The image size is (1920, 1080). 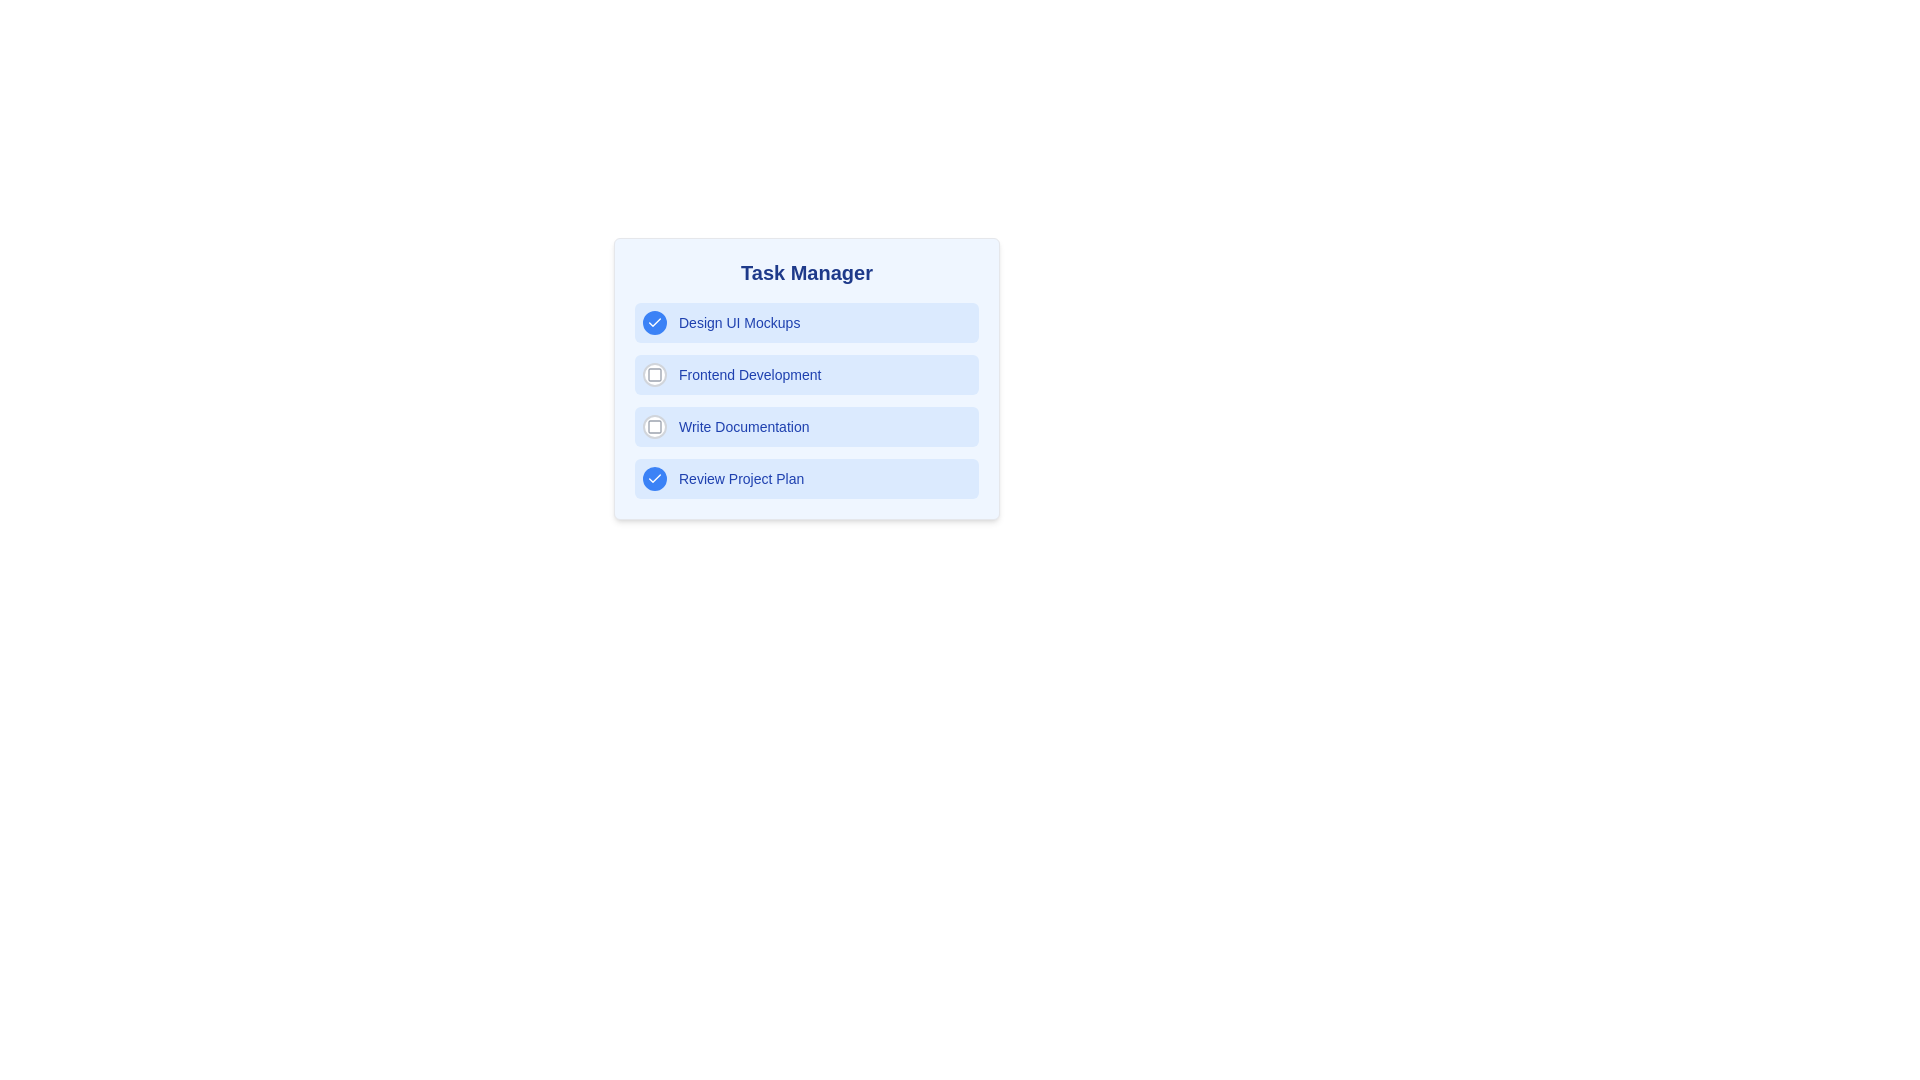 What do you see at coordinates (749, 374) in the screenshot?
I see `the task label corresponding to Frontend Development` at bounding box center [749, 374].